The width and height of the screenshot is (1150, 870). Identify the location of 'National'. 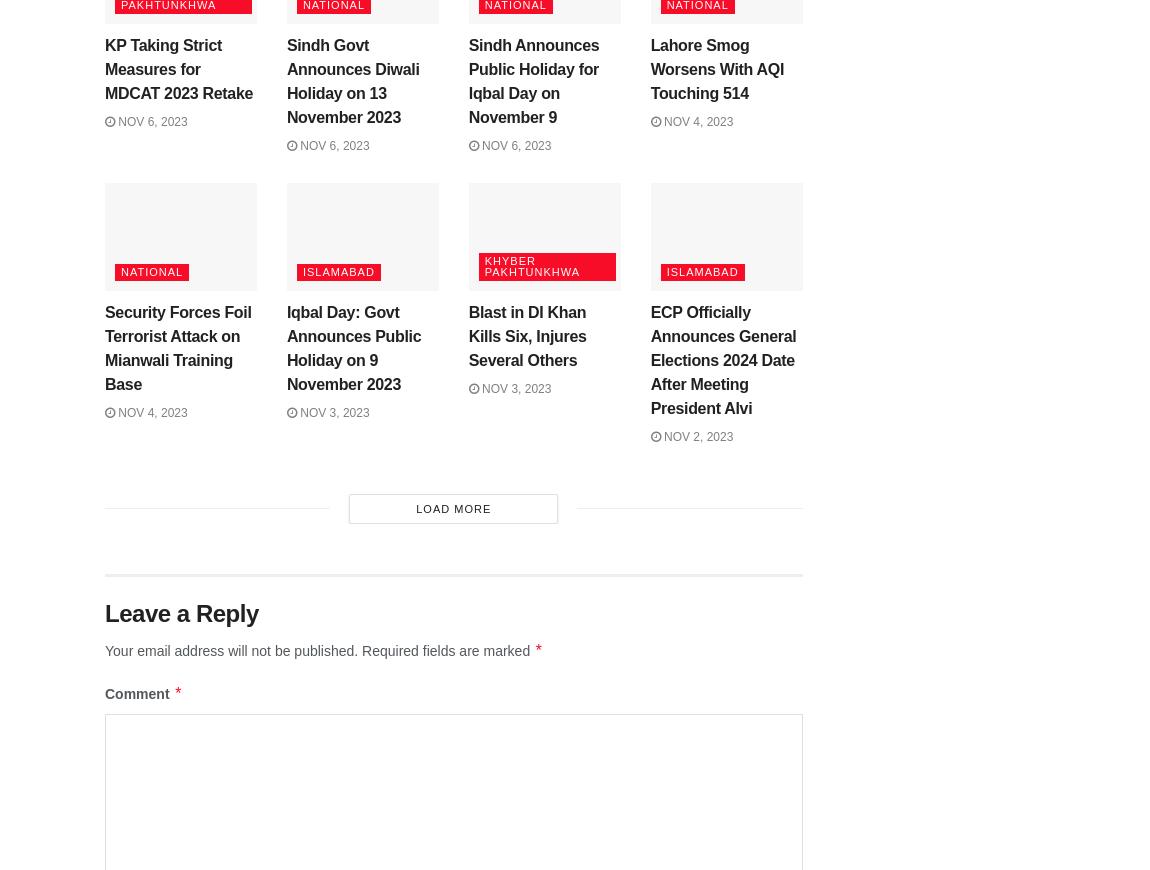
(151, 271).